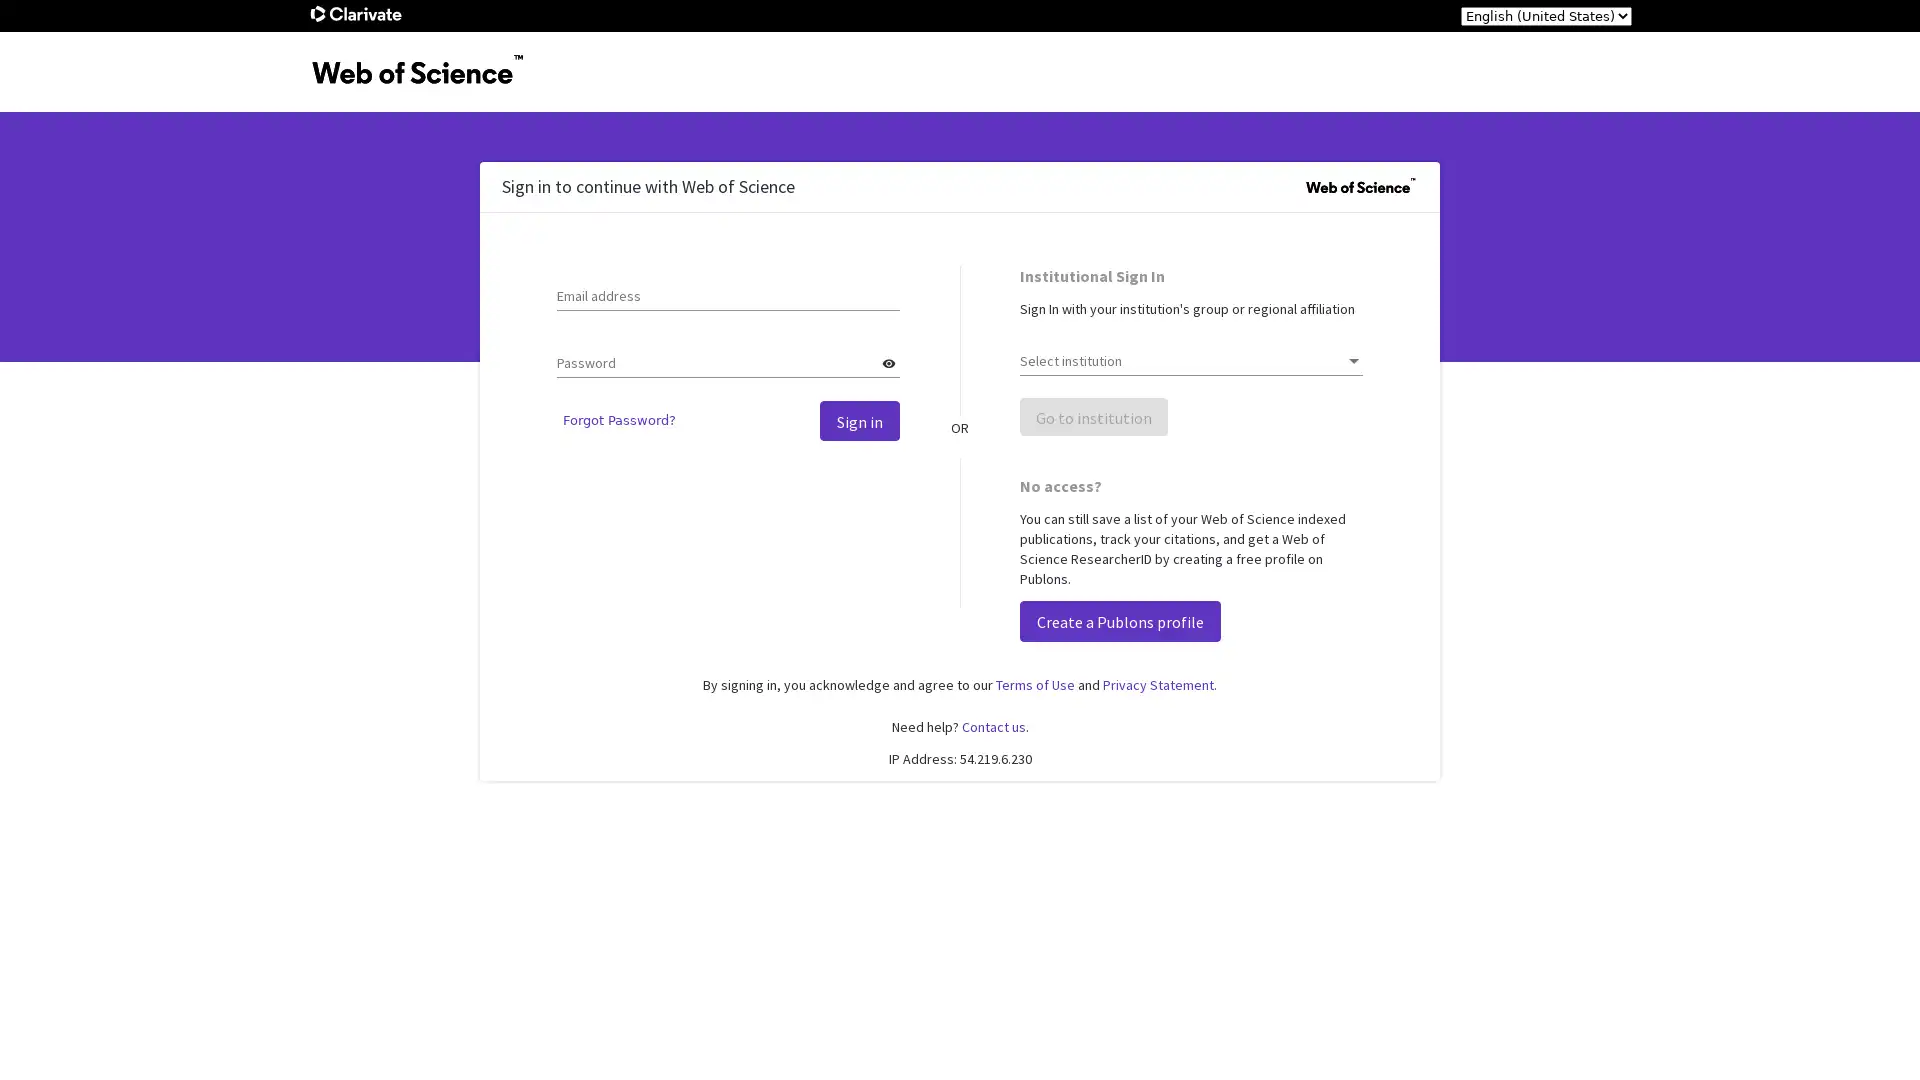 Image resolution: width=1920 pixels, height=1080 pixels. Describe the element at coordinates (859, 419) in the screenshot. I see `Sign in` at that location.